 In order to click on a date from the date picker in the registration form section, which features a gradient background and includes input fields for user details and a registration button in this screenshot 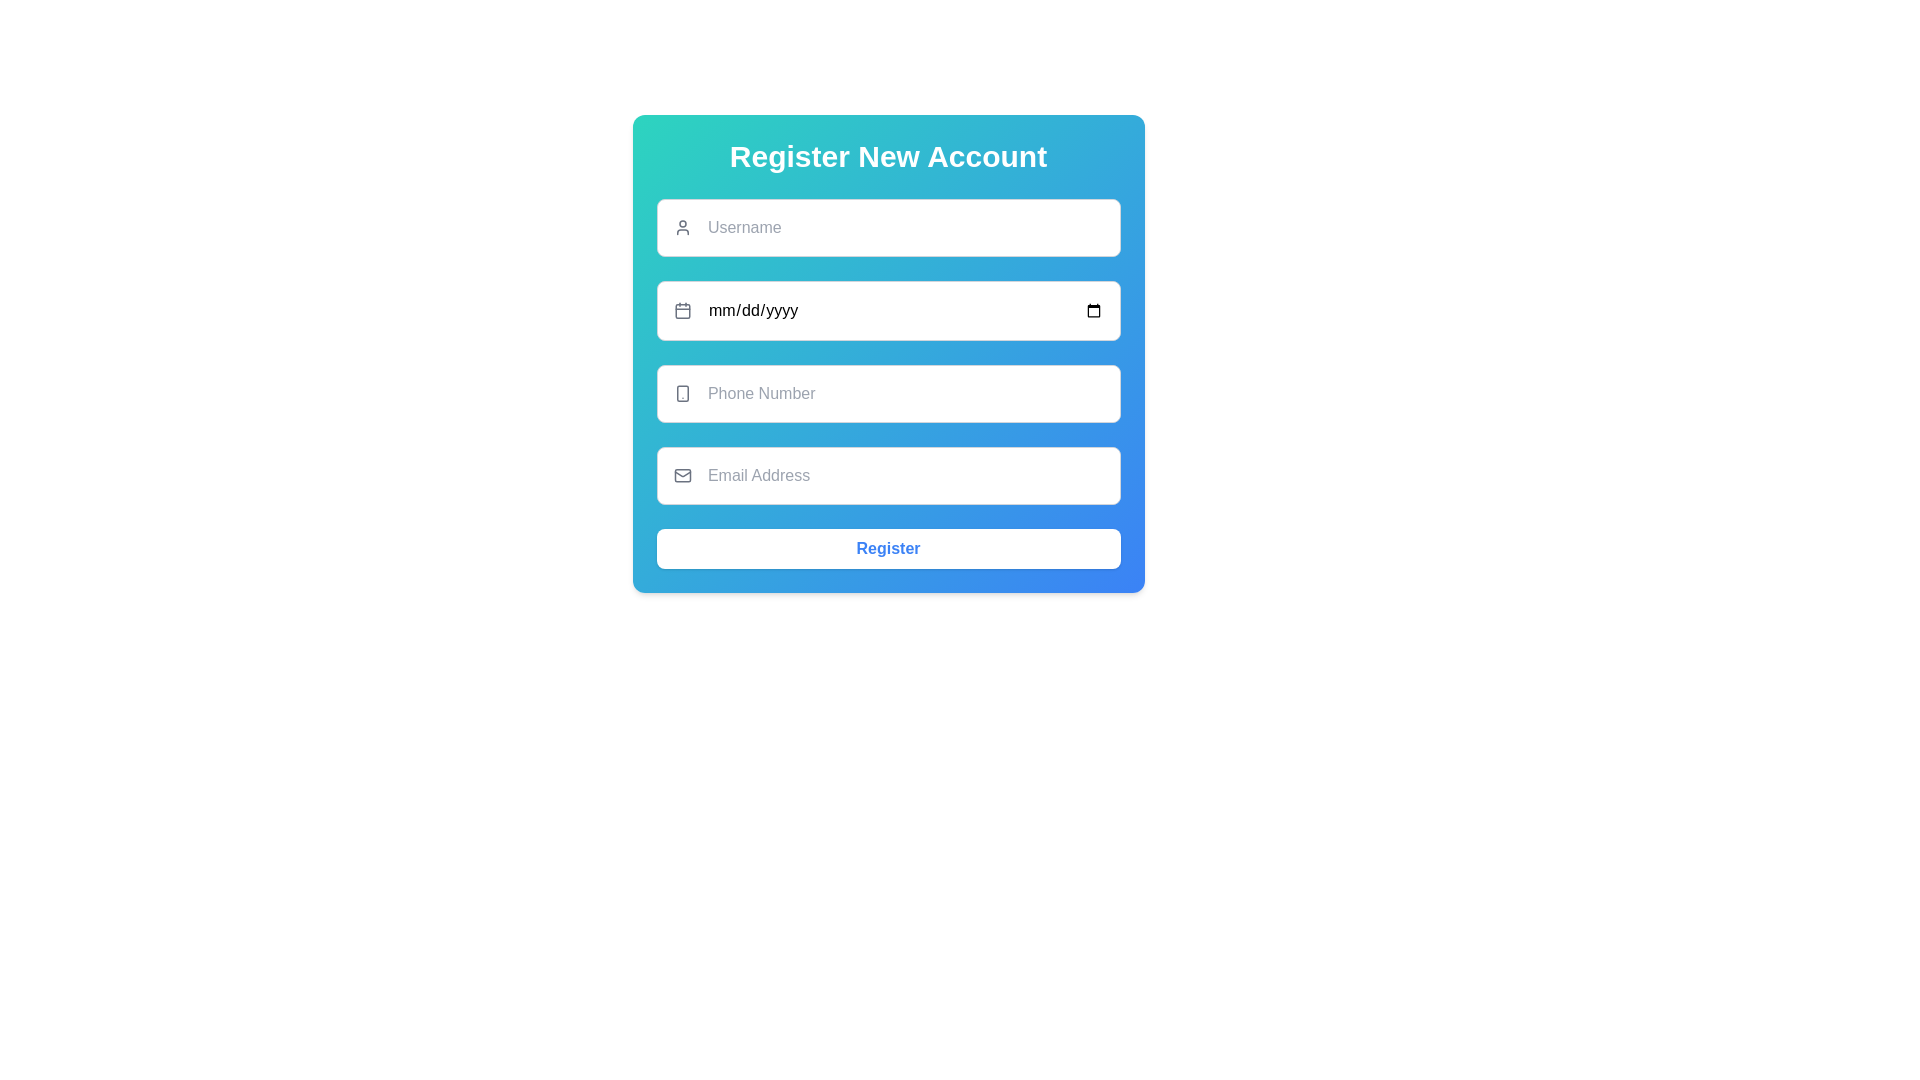, I will do `click(887, 353)`.